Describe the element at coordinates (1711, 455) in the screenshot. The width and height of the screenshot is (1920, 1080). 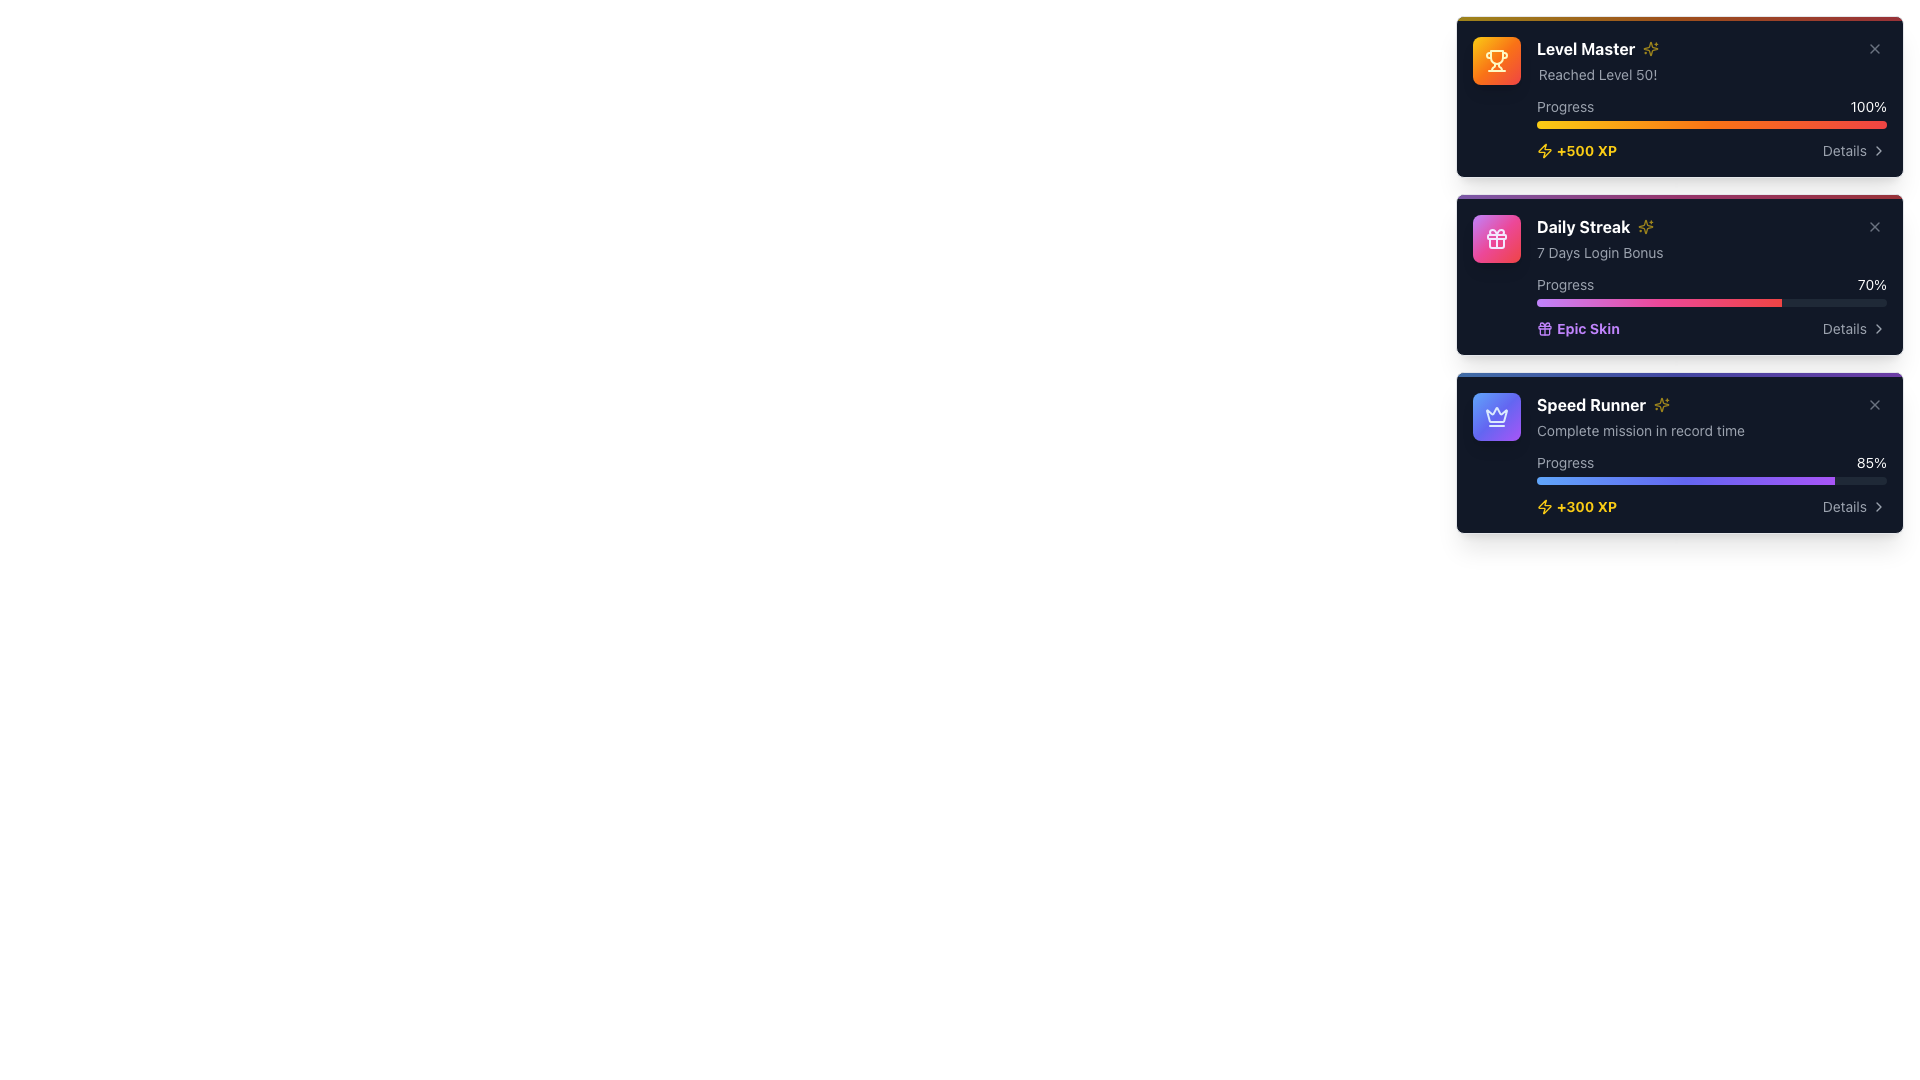
I see `the progress bar of the 'Speed Runner' informational card located at the bottom of the vertical list of mission boxes on the right side of the interface for completion analysis` at that location.